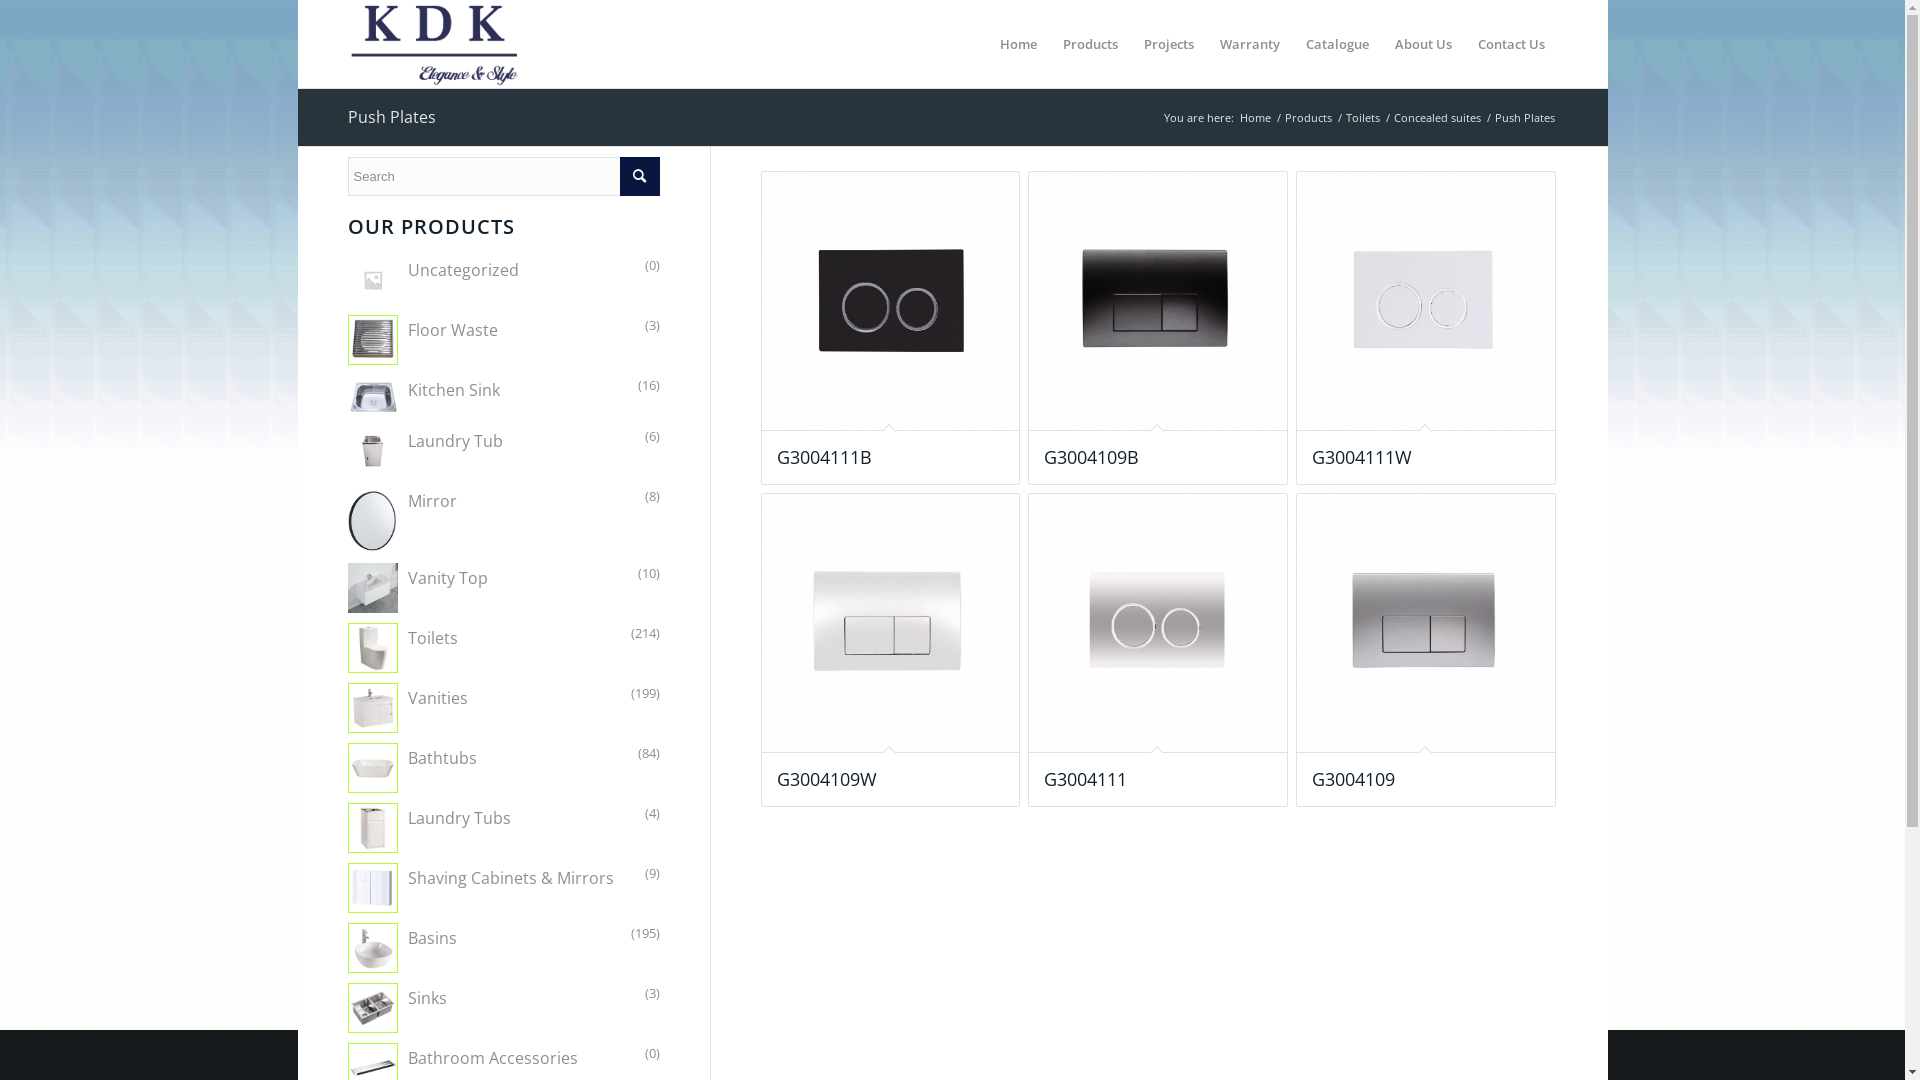 This screenshot has width=1920, height=1080. Describe the element at coordinates (373, 947) in the screenshot. I see `'Basins'` at that location.